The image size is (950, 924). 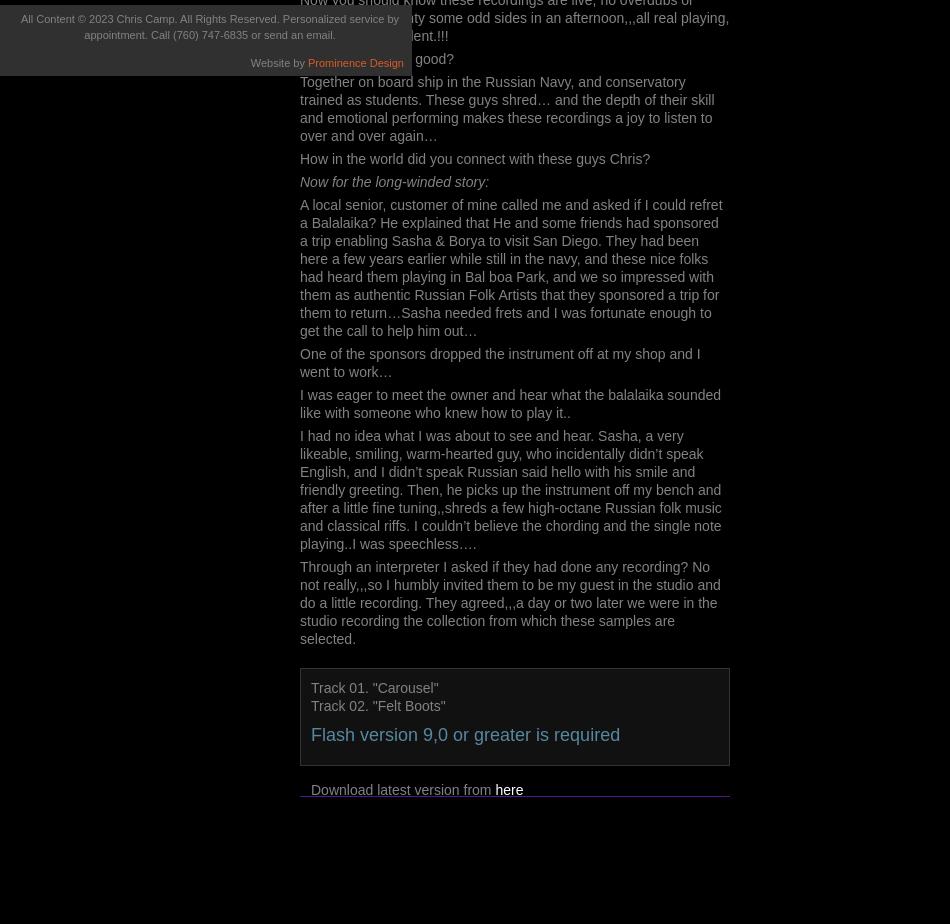 What do you see at coordinates (393, 182) in the screenshot?
I see `'Now for the long-winded story:'` at bounding box center [393, 182].